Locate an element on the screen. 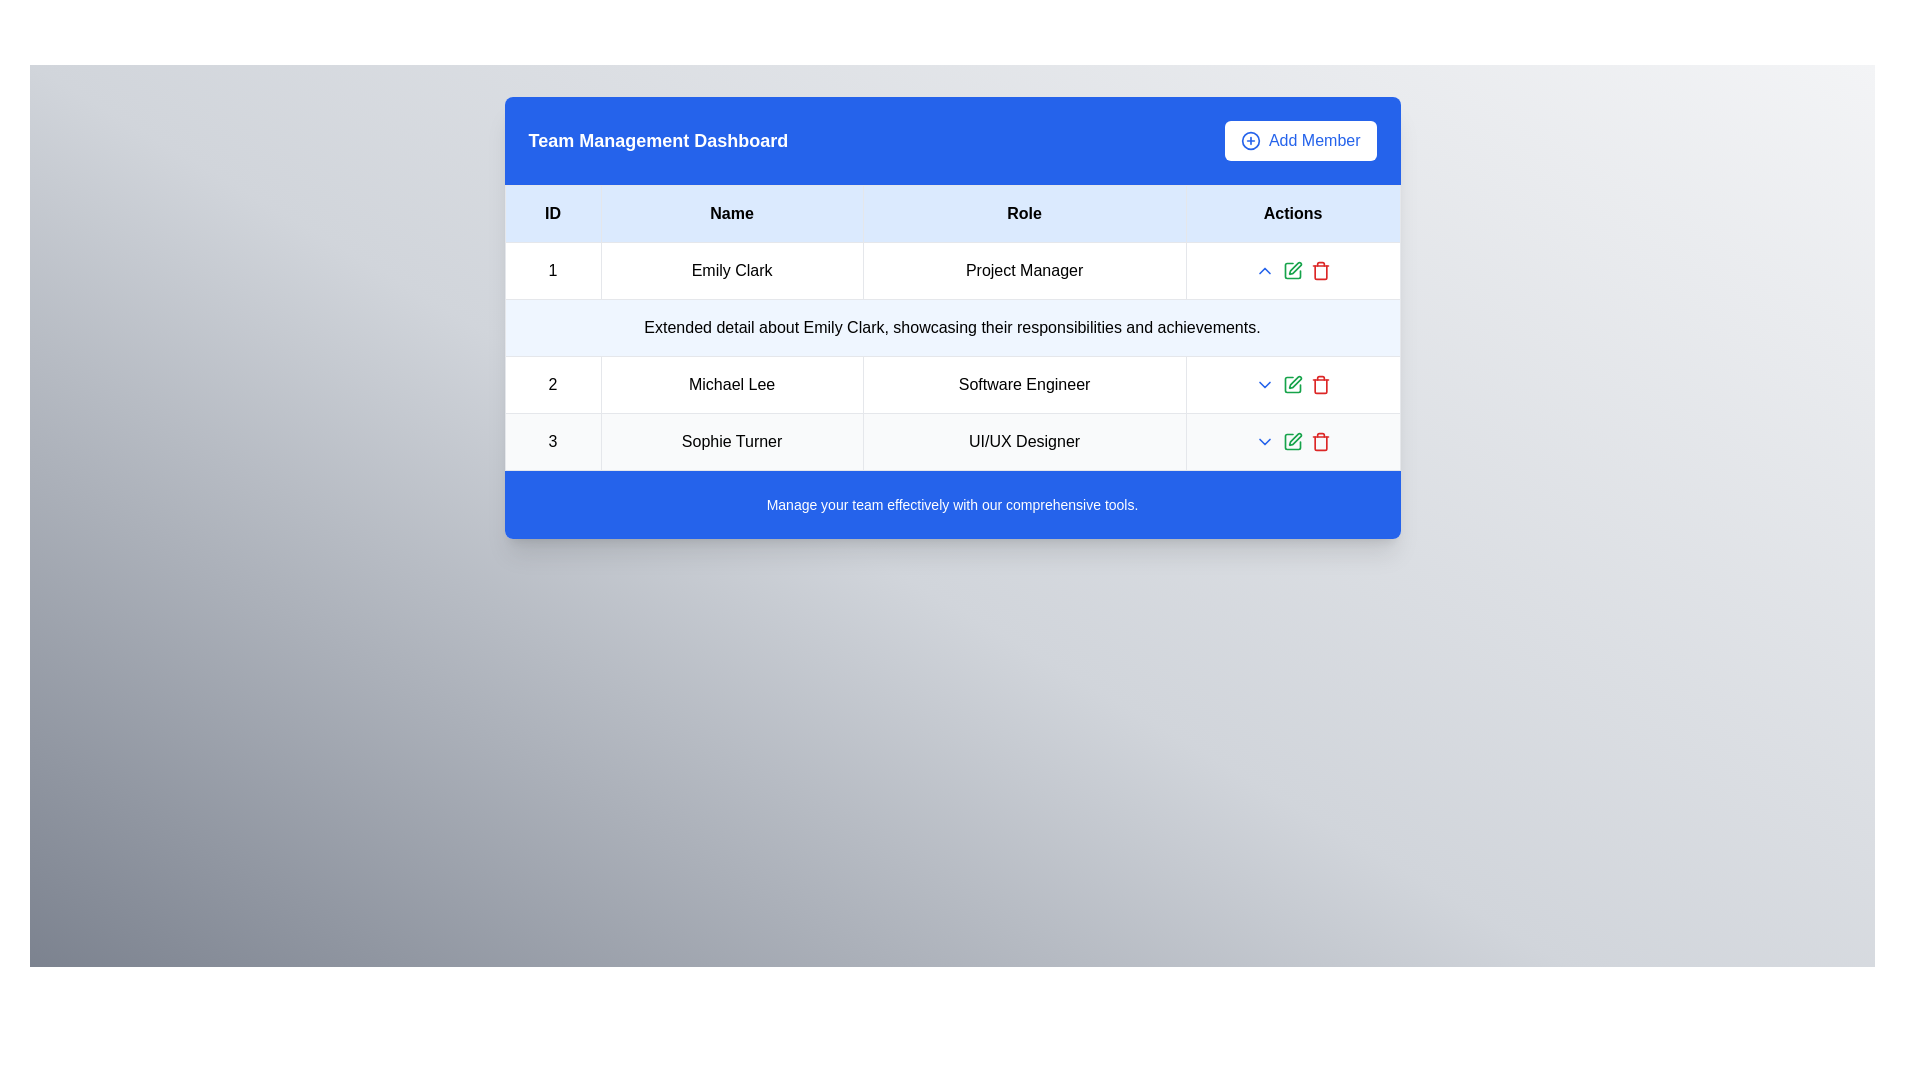 This screenshot has width=1920, height=1080. the main title text in the upper-left corner of the blue header section, which indicates the purpose of the dashboard as managing teams is located at coordinates (658, 140).